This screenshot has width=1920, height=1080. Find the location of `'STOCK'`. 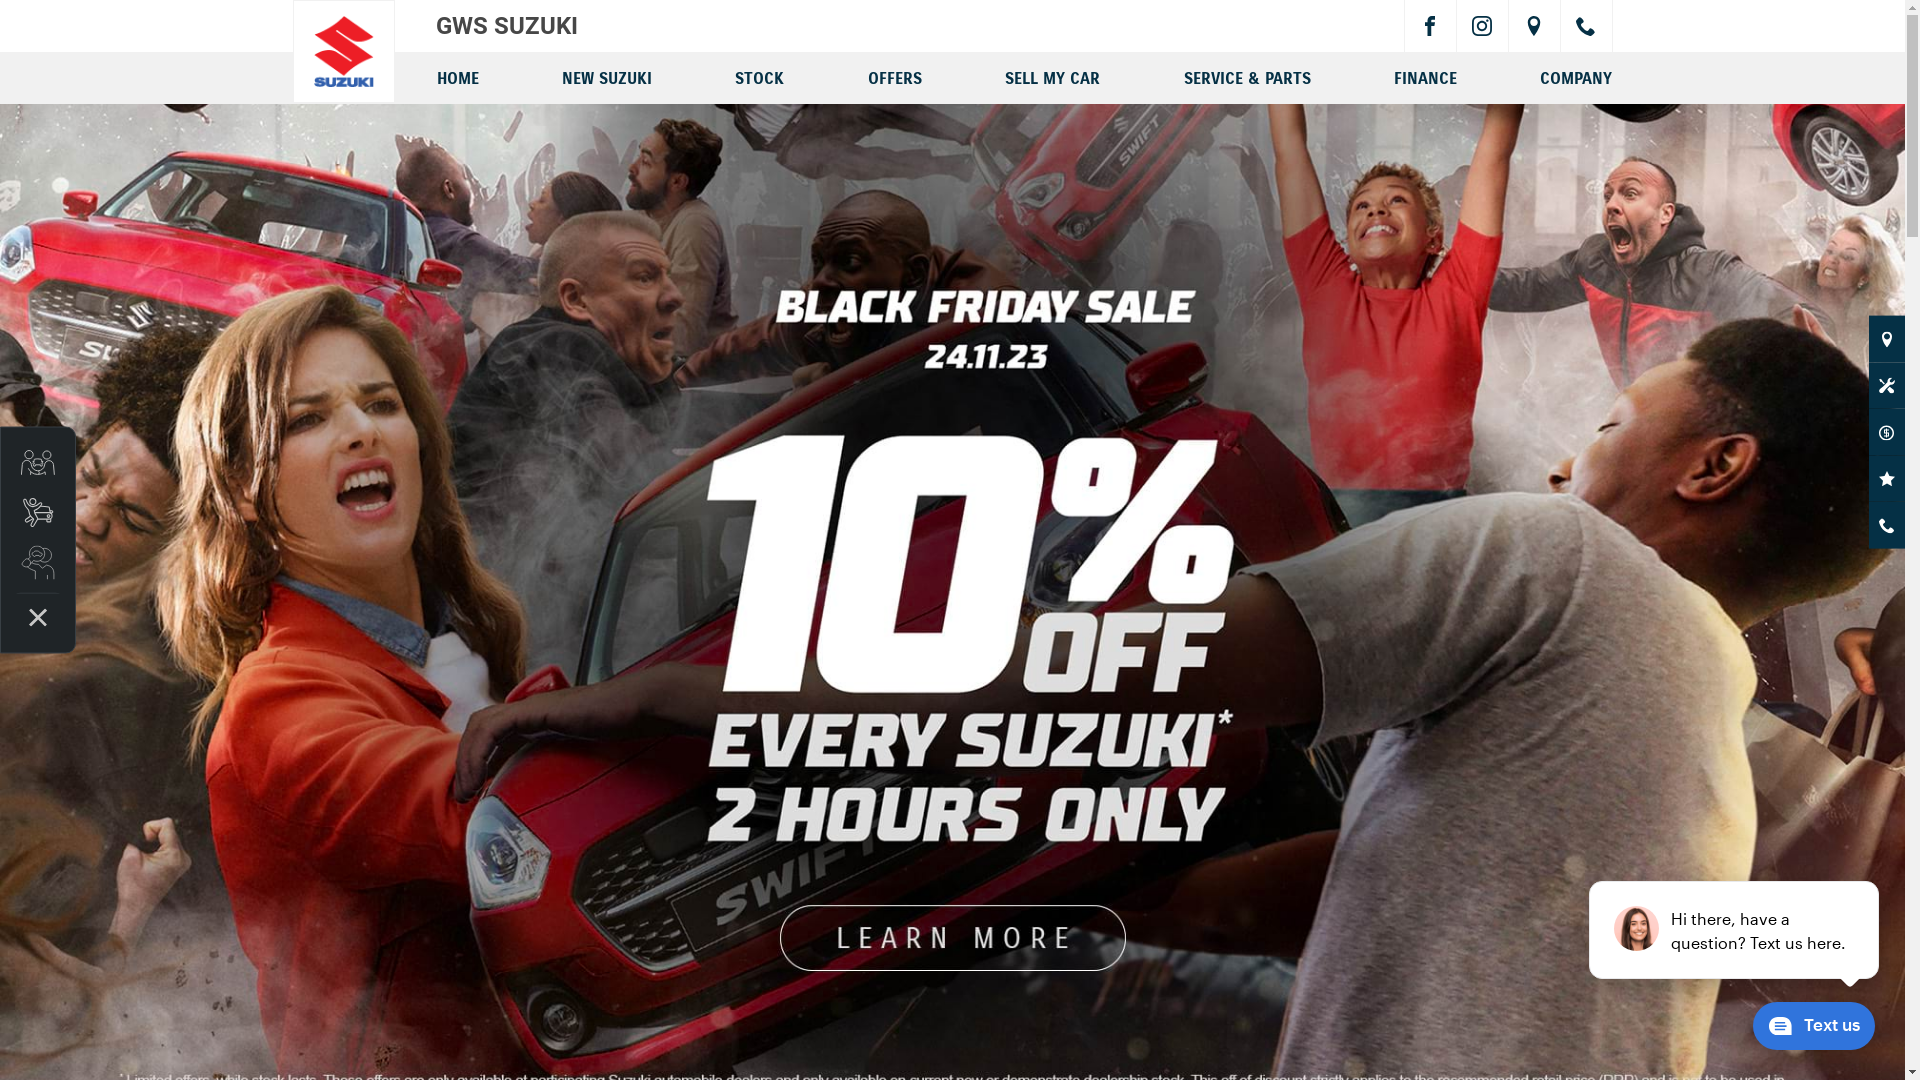

'STOCK' is located at coordinates (758, 76).